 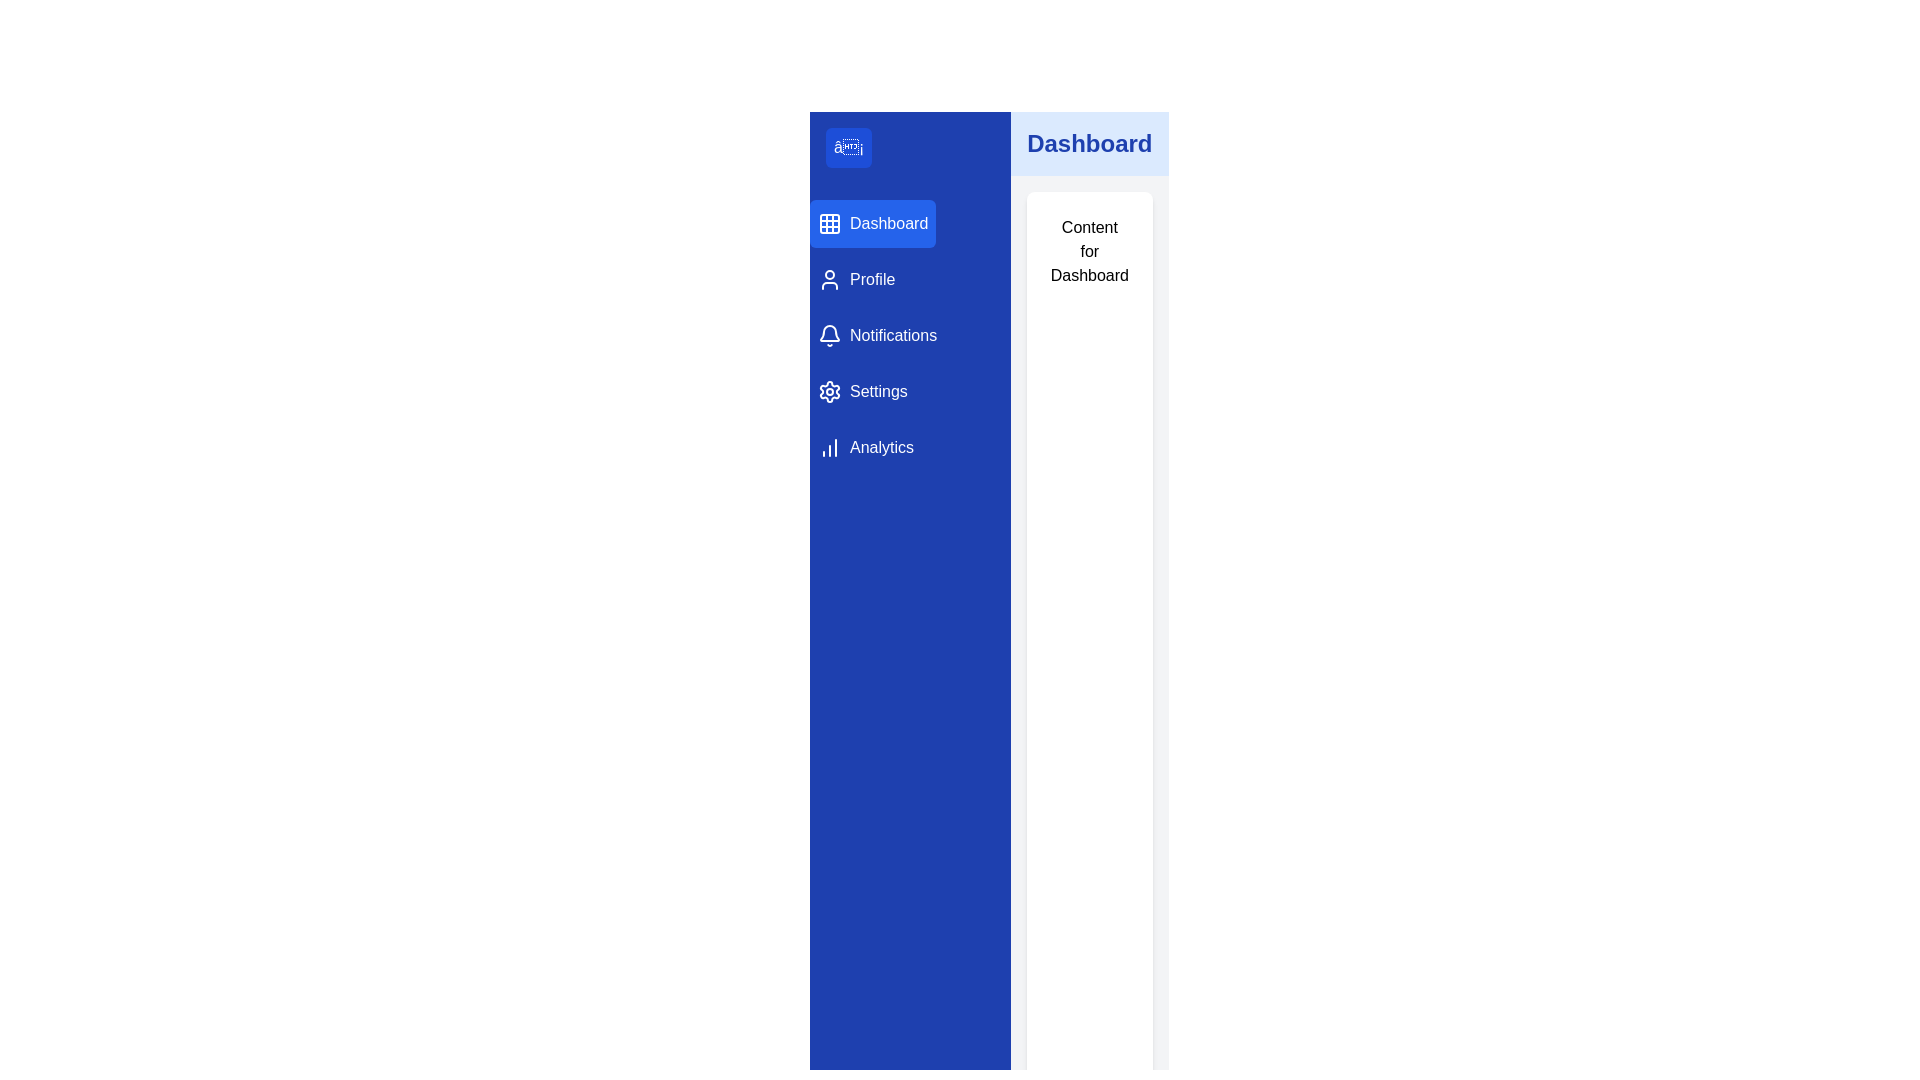 What do you see at coordinates (888, 223) in the screenshot?
I see `text label displaying 'Dashboard' styled in blue font, which is part of the sidebar navigation under the grid icon` at bounding box center [888, 223].